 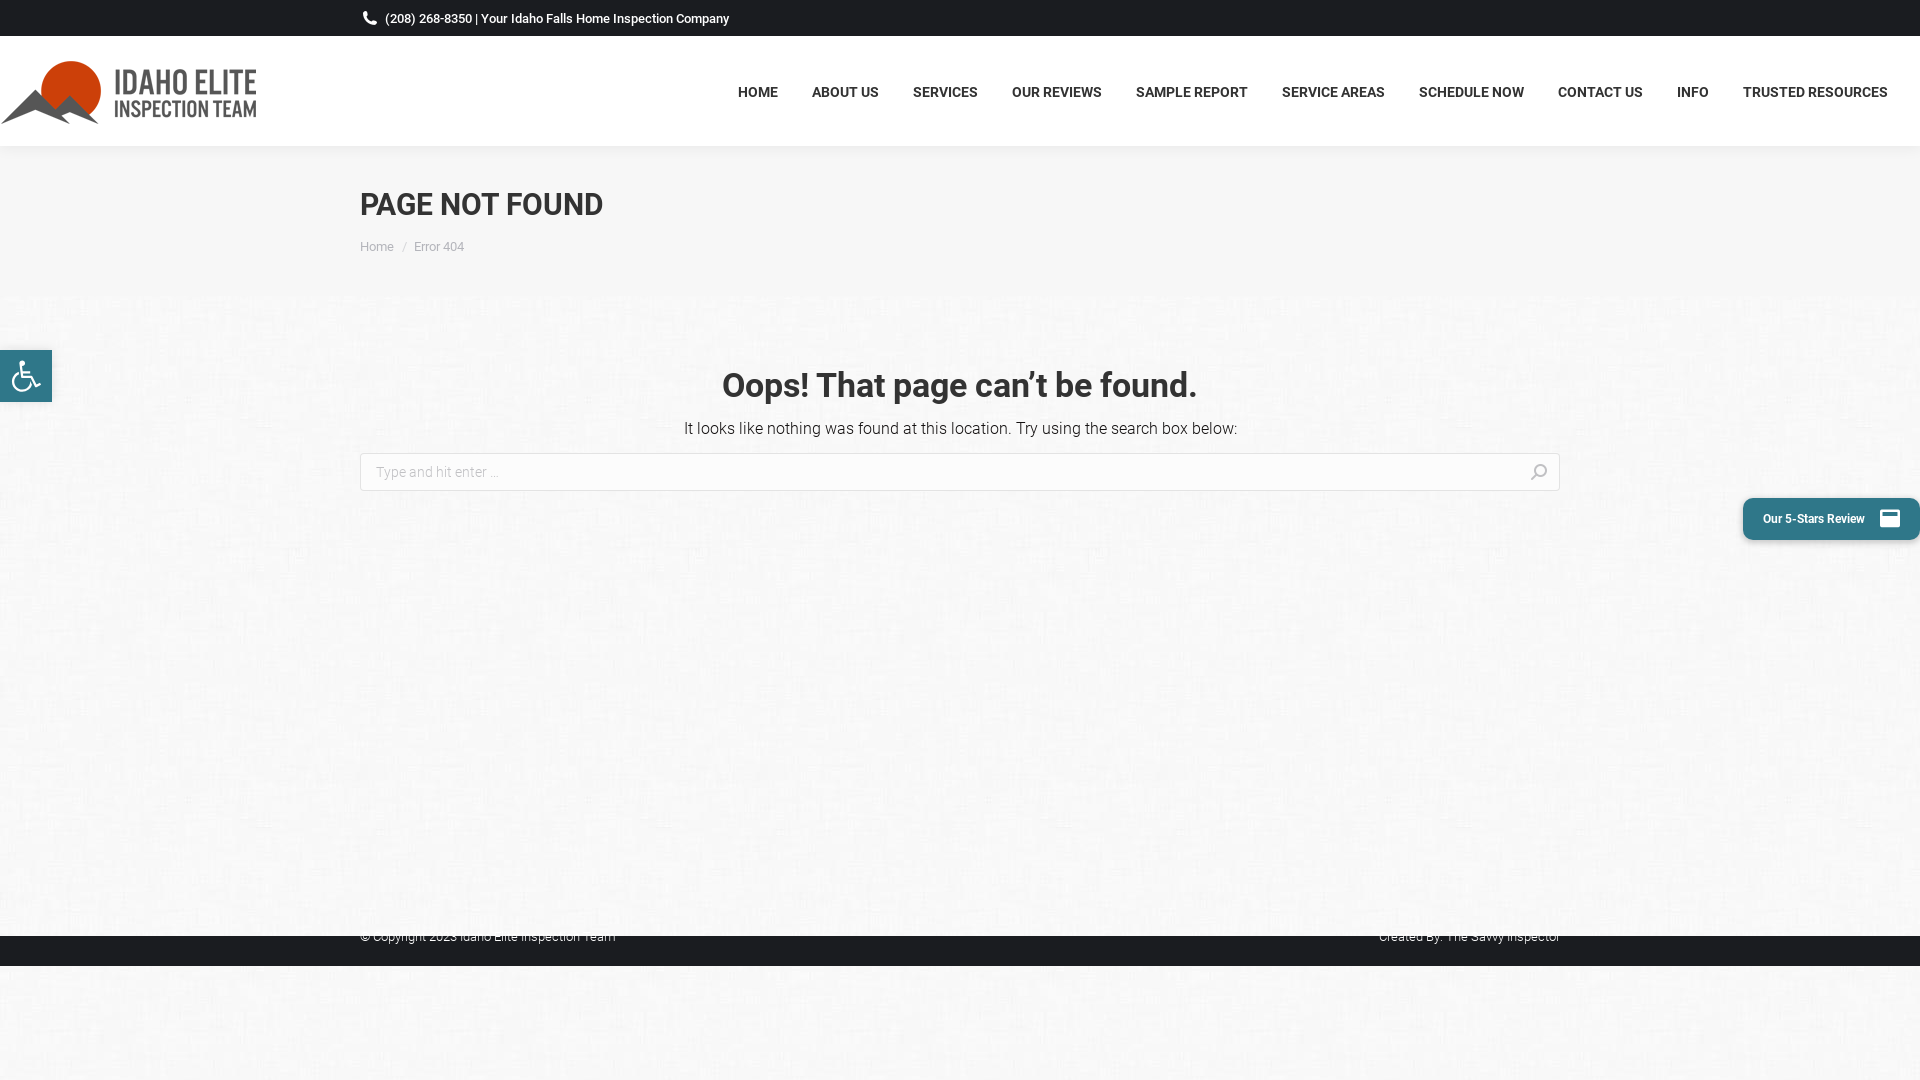 What do you see at coordinates (377, 244) in the screenshot?
I see `'Home'` at bounding box center [377, 244].